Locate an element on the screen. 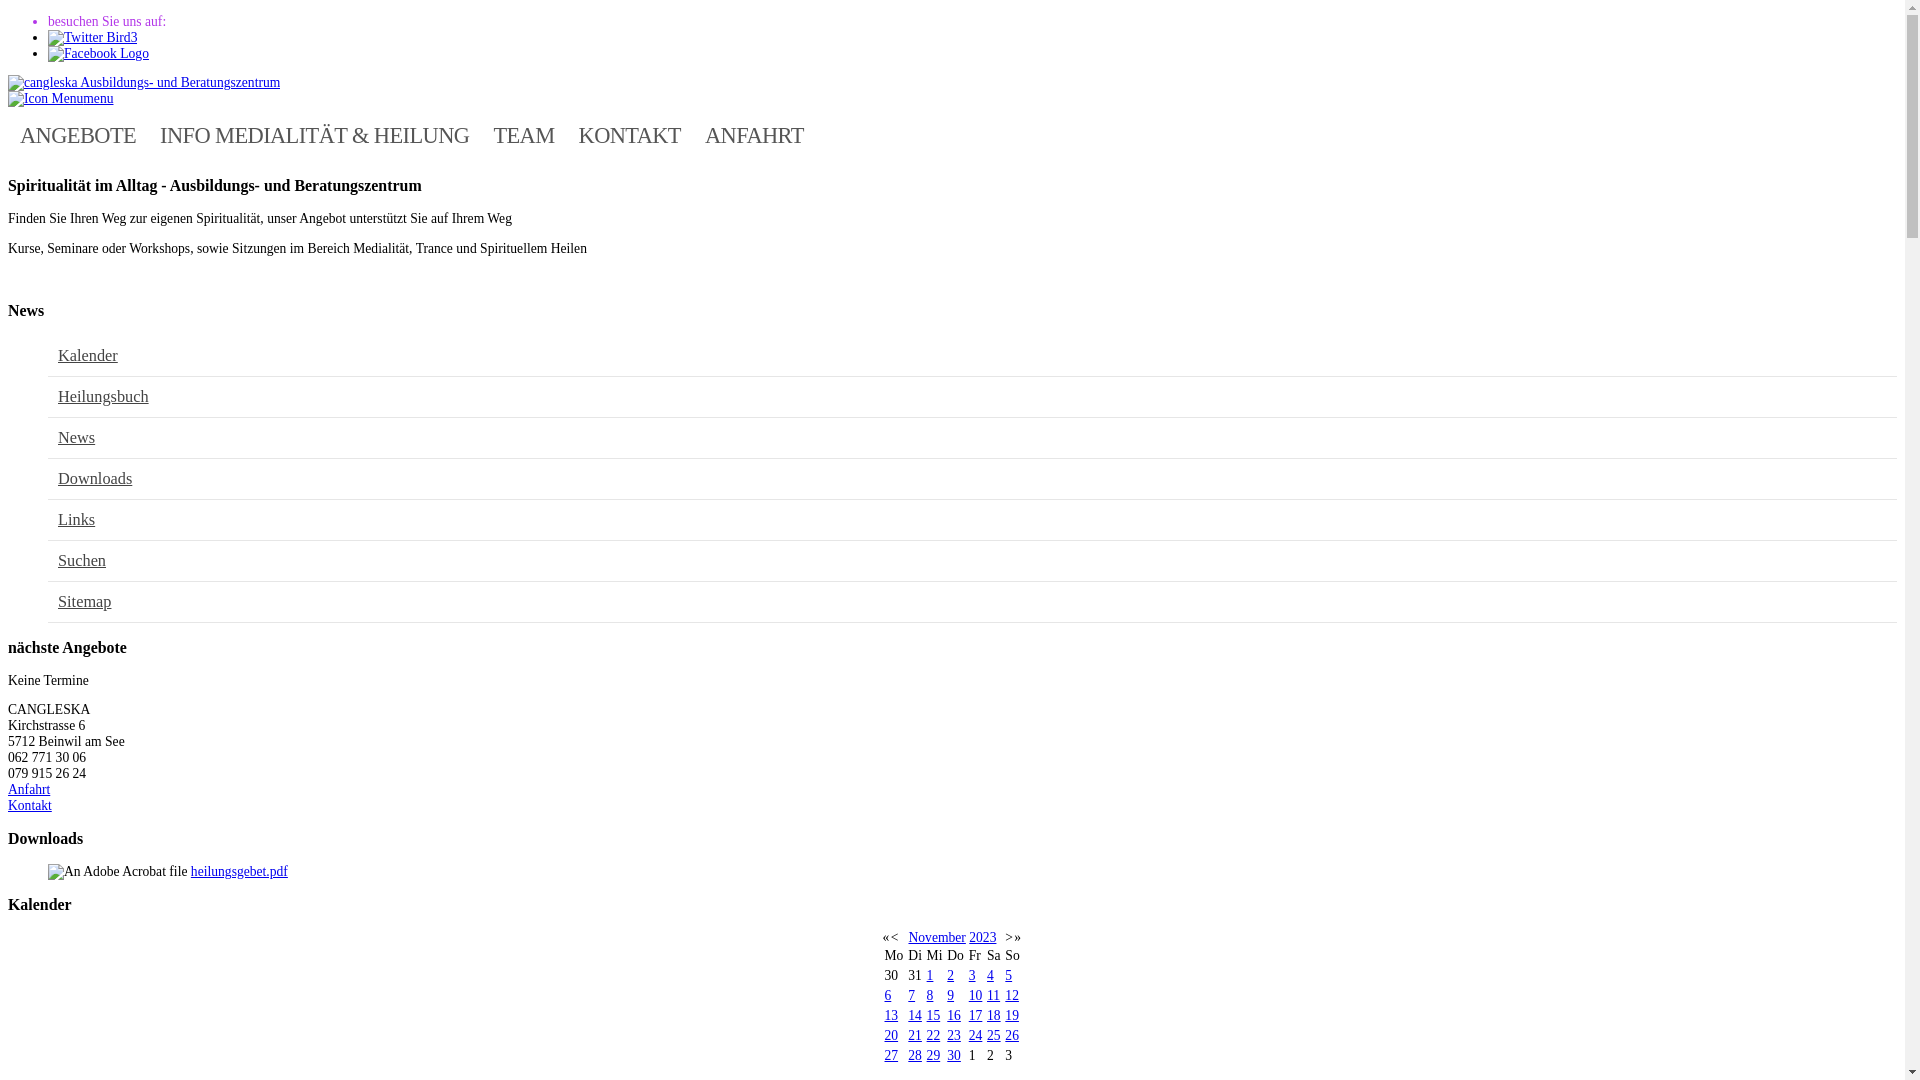 The height and width of the screenshot is (1080, 1920). '4' is located at coordinates (990, 974).